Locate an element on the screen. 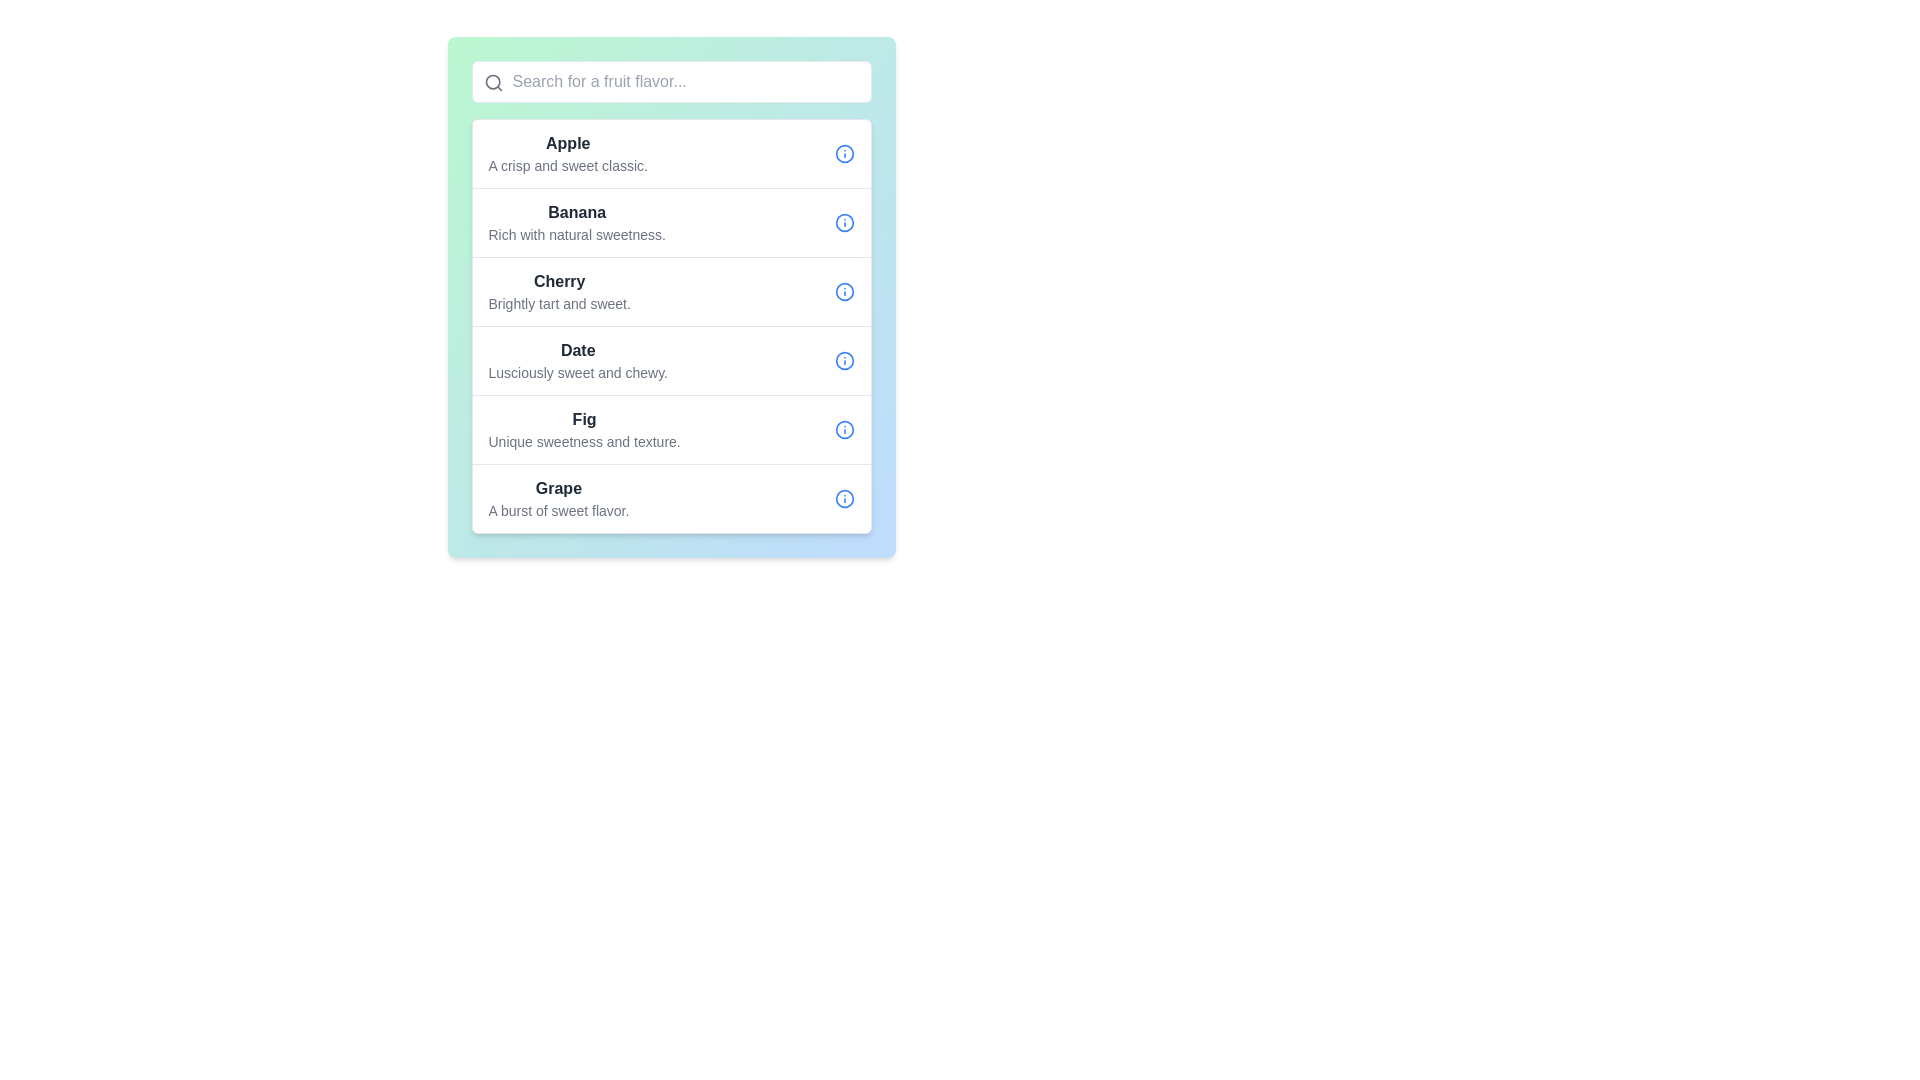 This screenshot has width=1920, height=1080. the text block displaying the label 'Banana' and its description 'Rich with natural sweetness', which is positioned below 'Apple' and above 'Cherry' is located at coordinates (576, 223).